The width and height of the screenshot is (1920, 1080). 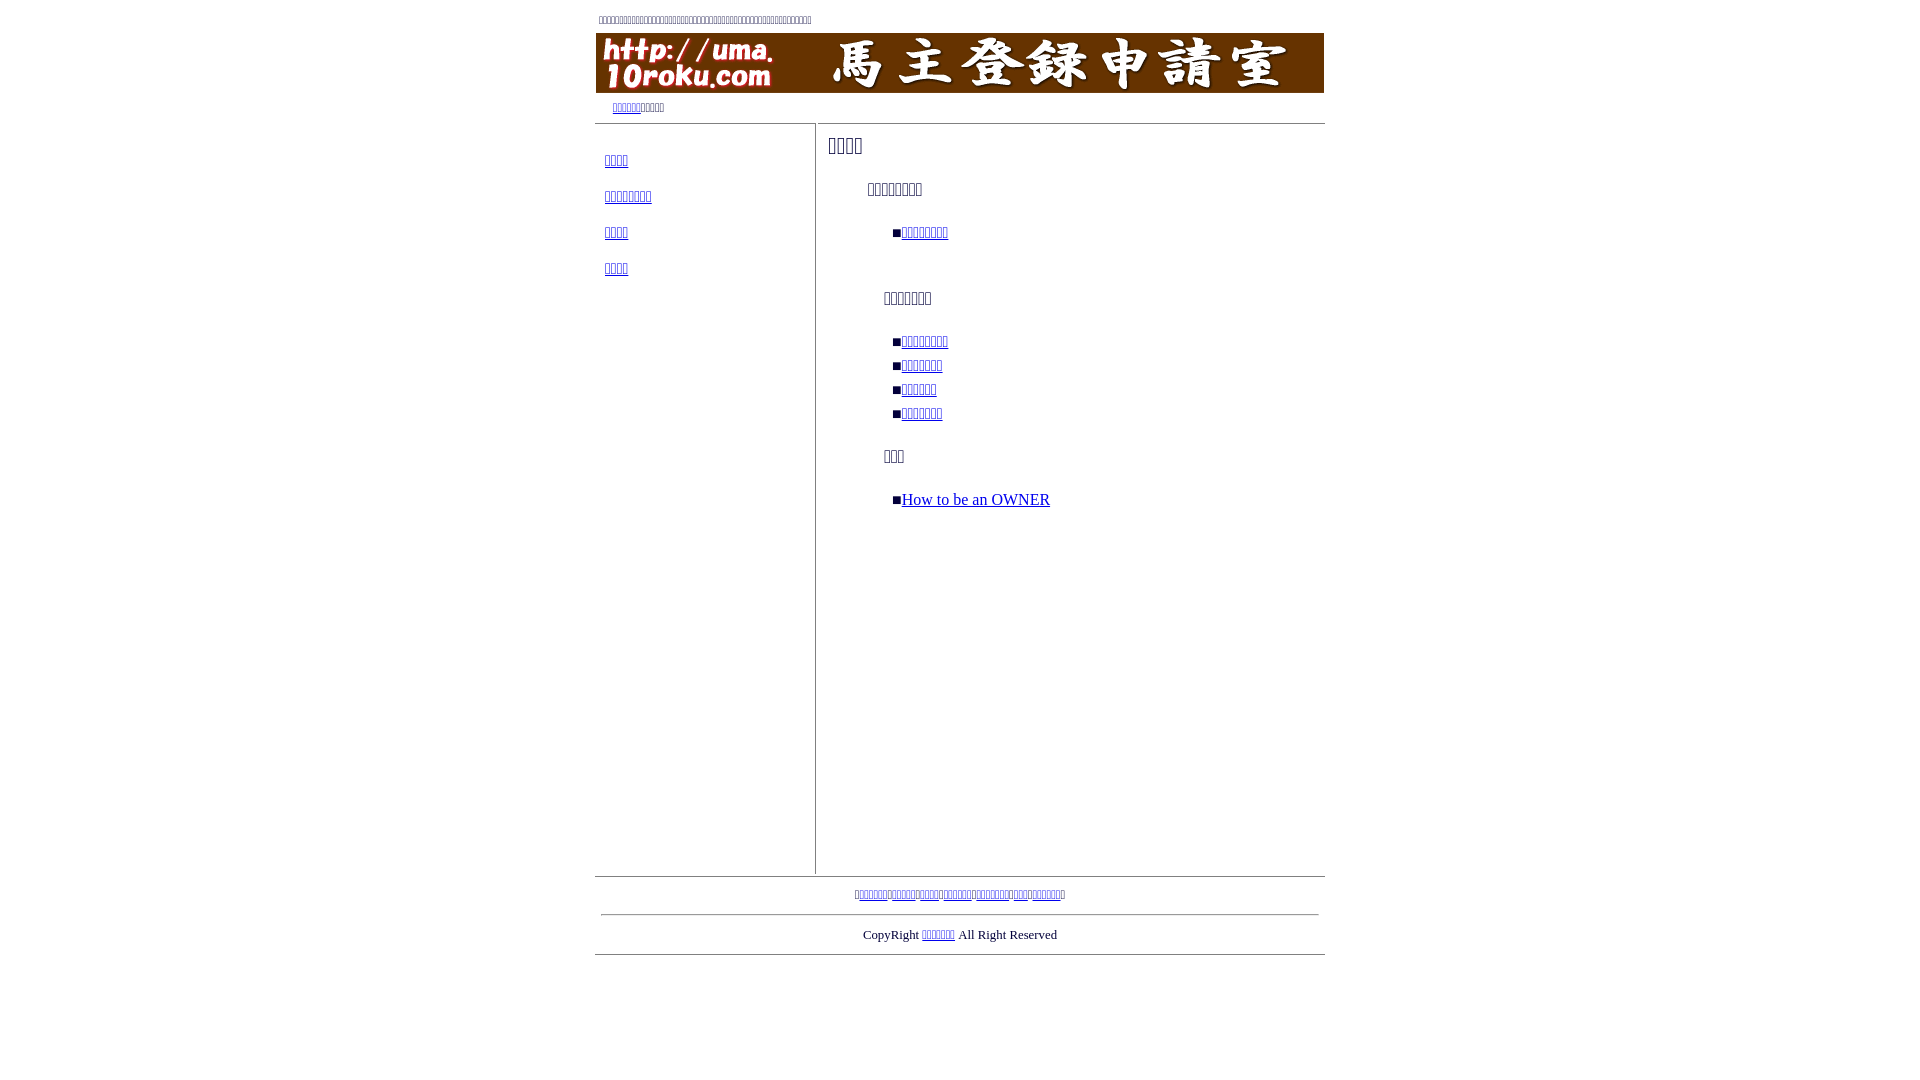 What do you see at coordinates (1070, 698) in the screenshot?
I see `'Advertisement'` at bounding box center [1070, 698].